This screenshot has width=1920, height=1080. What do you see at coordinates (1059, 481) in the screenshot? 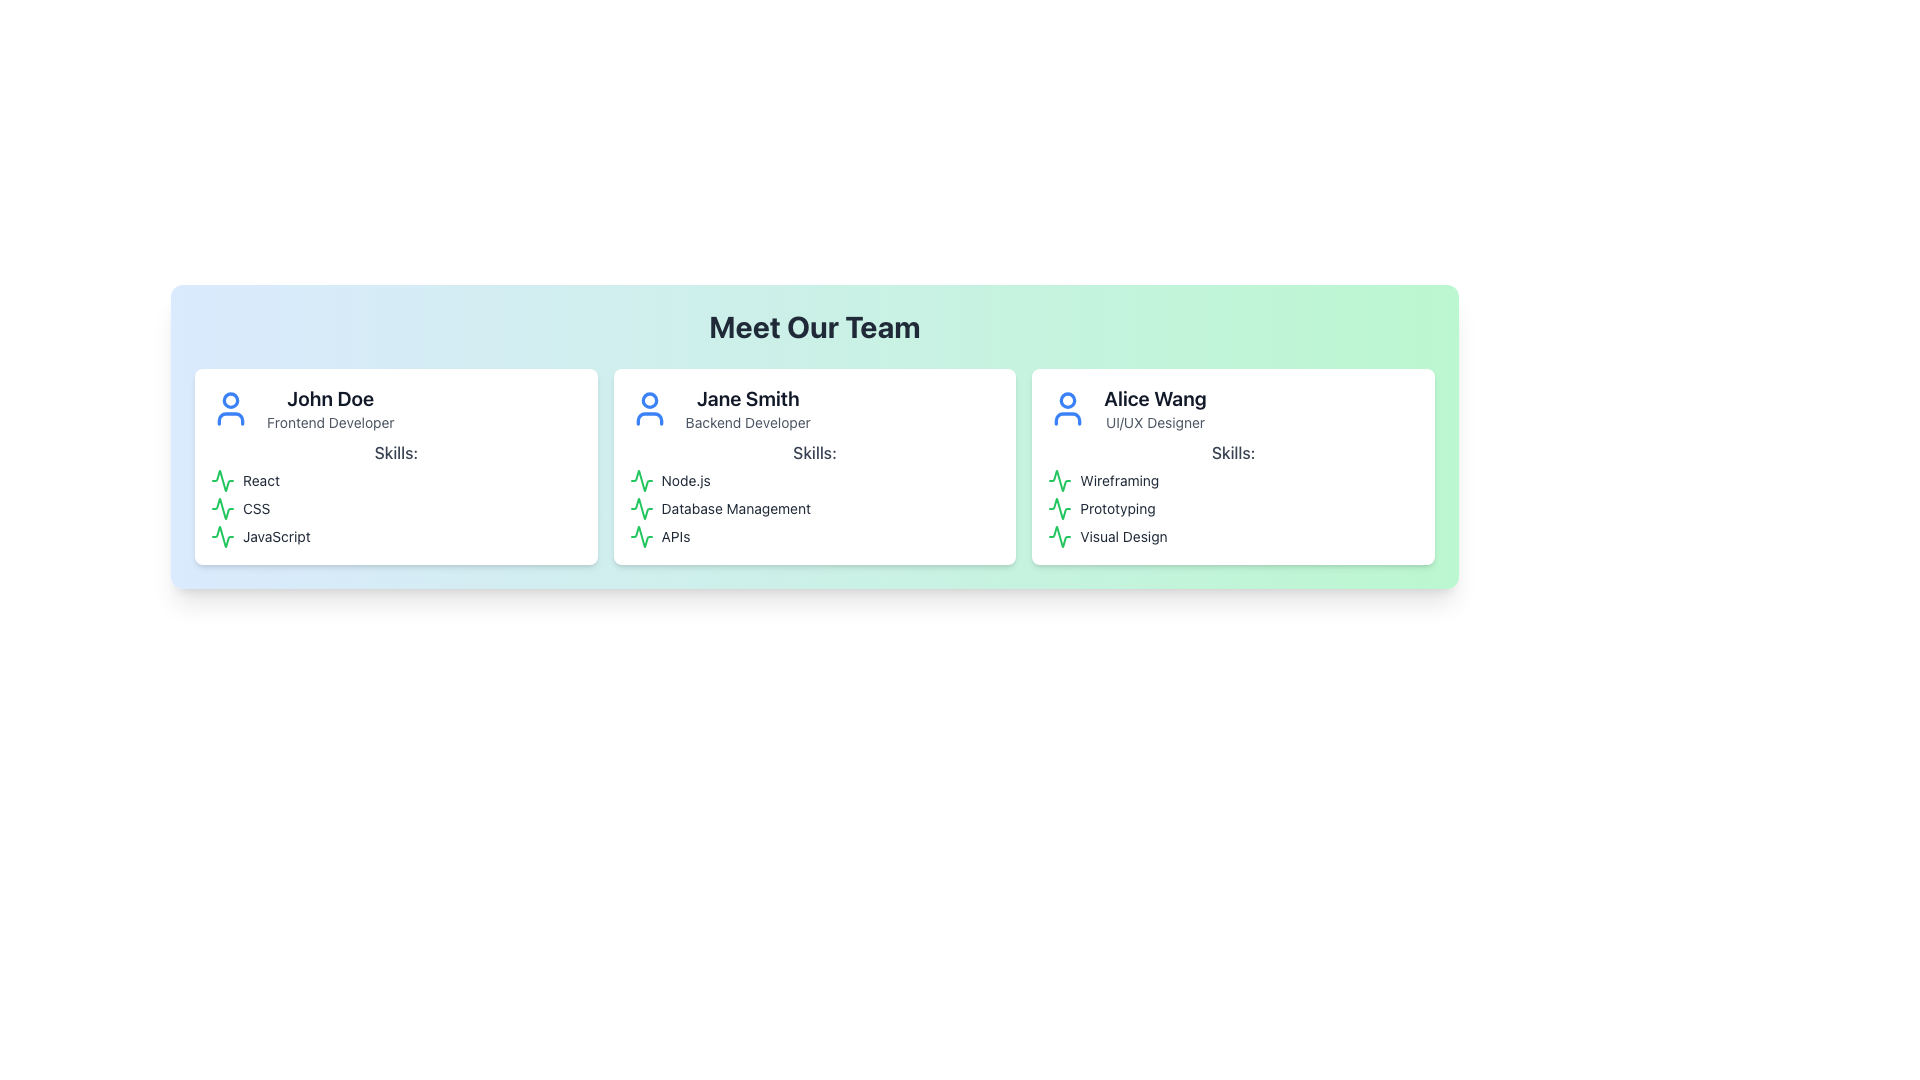
I see `the green pulse icon located to the left of the skill description 'Wireframing' in the card for 'Alice Wang' in the 'Meet Our Team' section` at bounding box center [1059, 481].